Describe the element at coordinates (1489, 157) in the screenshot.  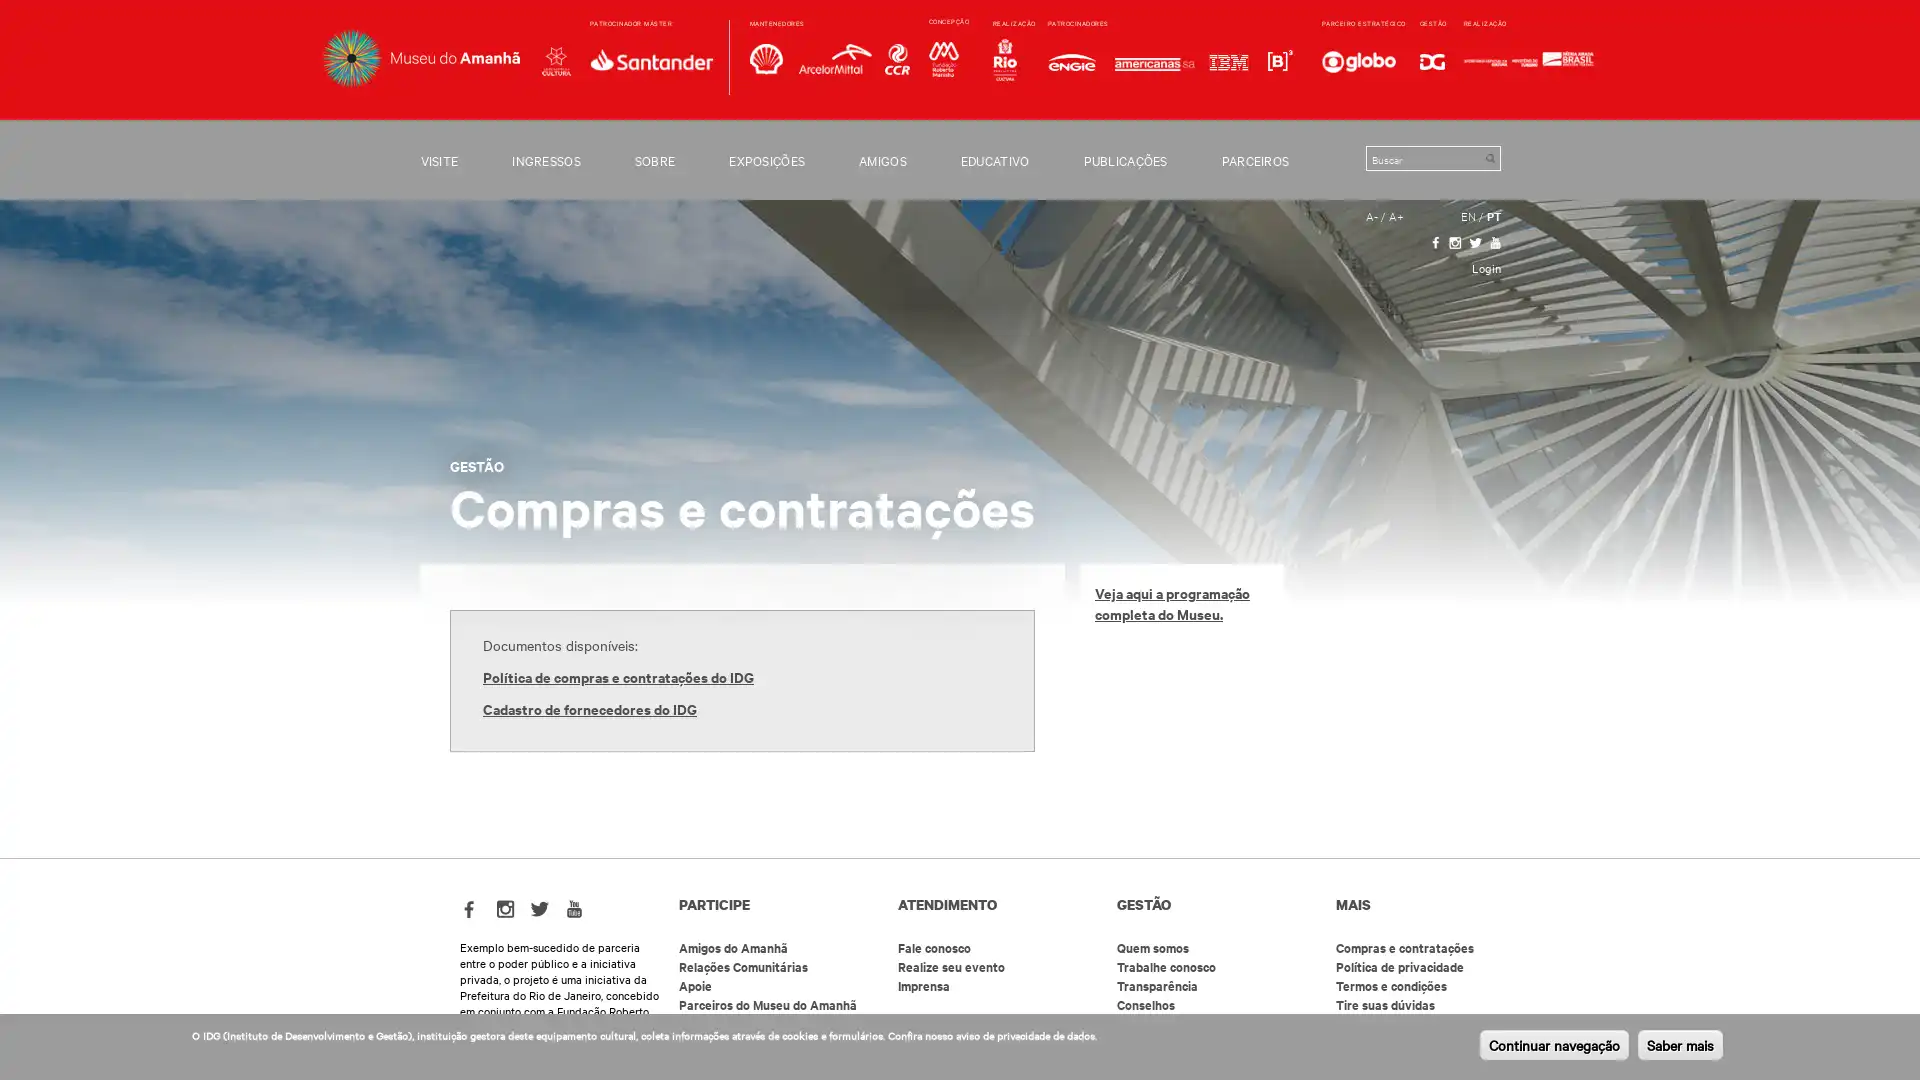
I see `Submit` at that location.